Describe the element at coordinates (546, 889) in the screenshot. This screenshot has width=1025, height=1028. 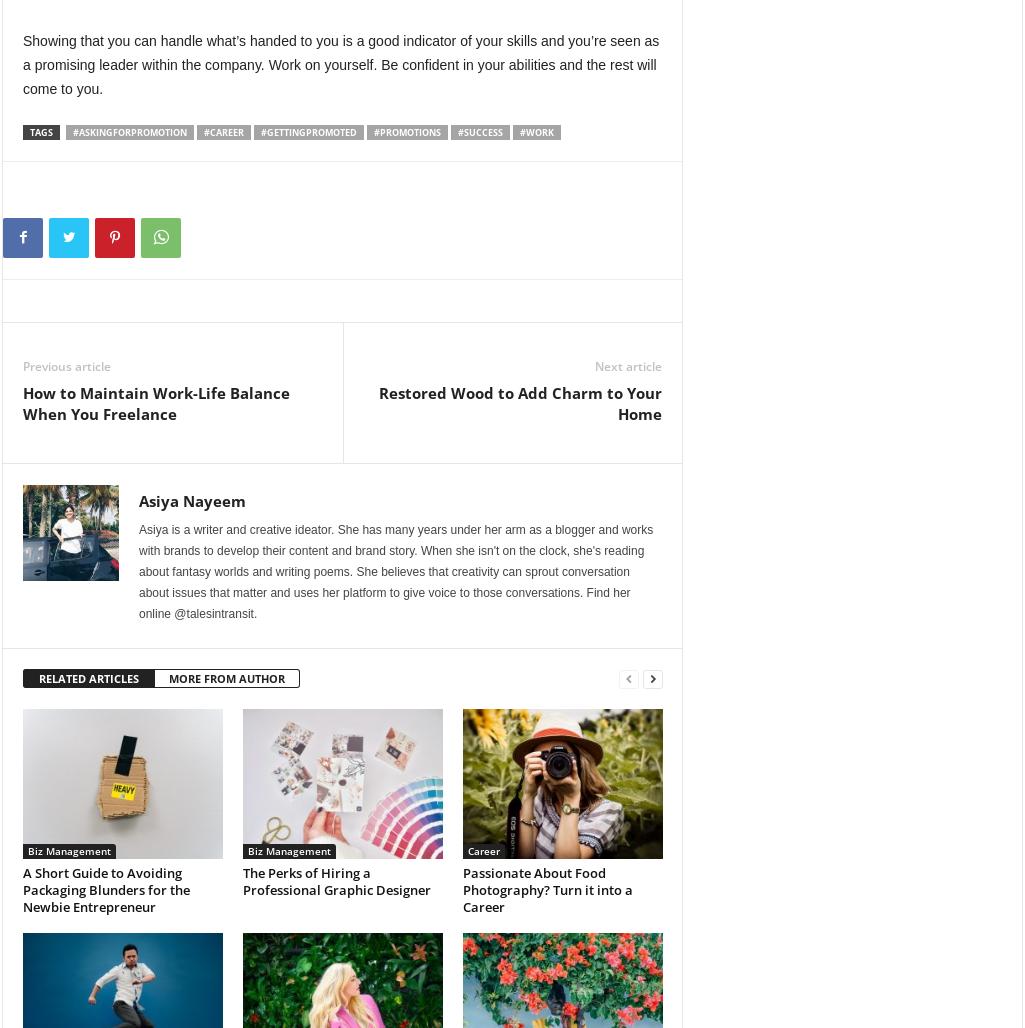
I see `'Passionate About Food Photography? Turn it into a Career'` at that location.